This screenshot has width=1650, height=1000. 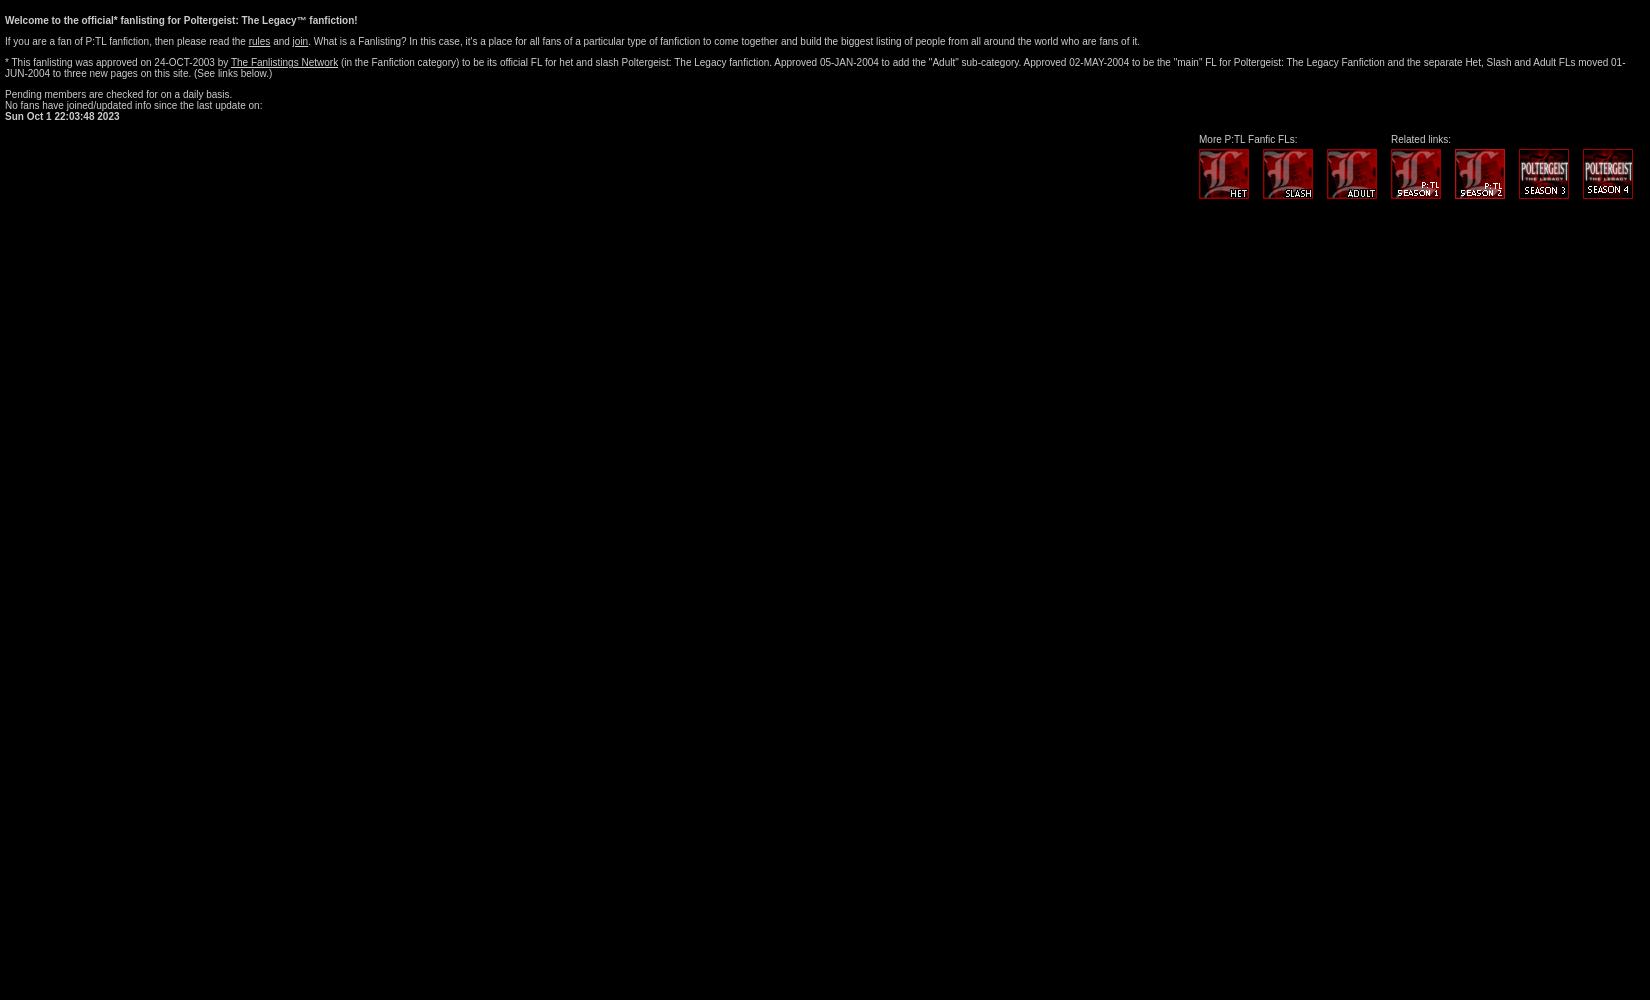 What do you see at coordinates (280, 41) in the screenshot?
I see `'and'` at bounding box center [280, 41].